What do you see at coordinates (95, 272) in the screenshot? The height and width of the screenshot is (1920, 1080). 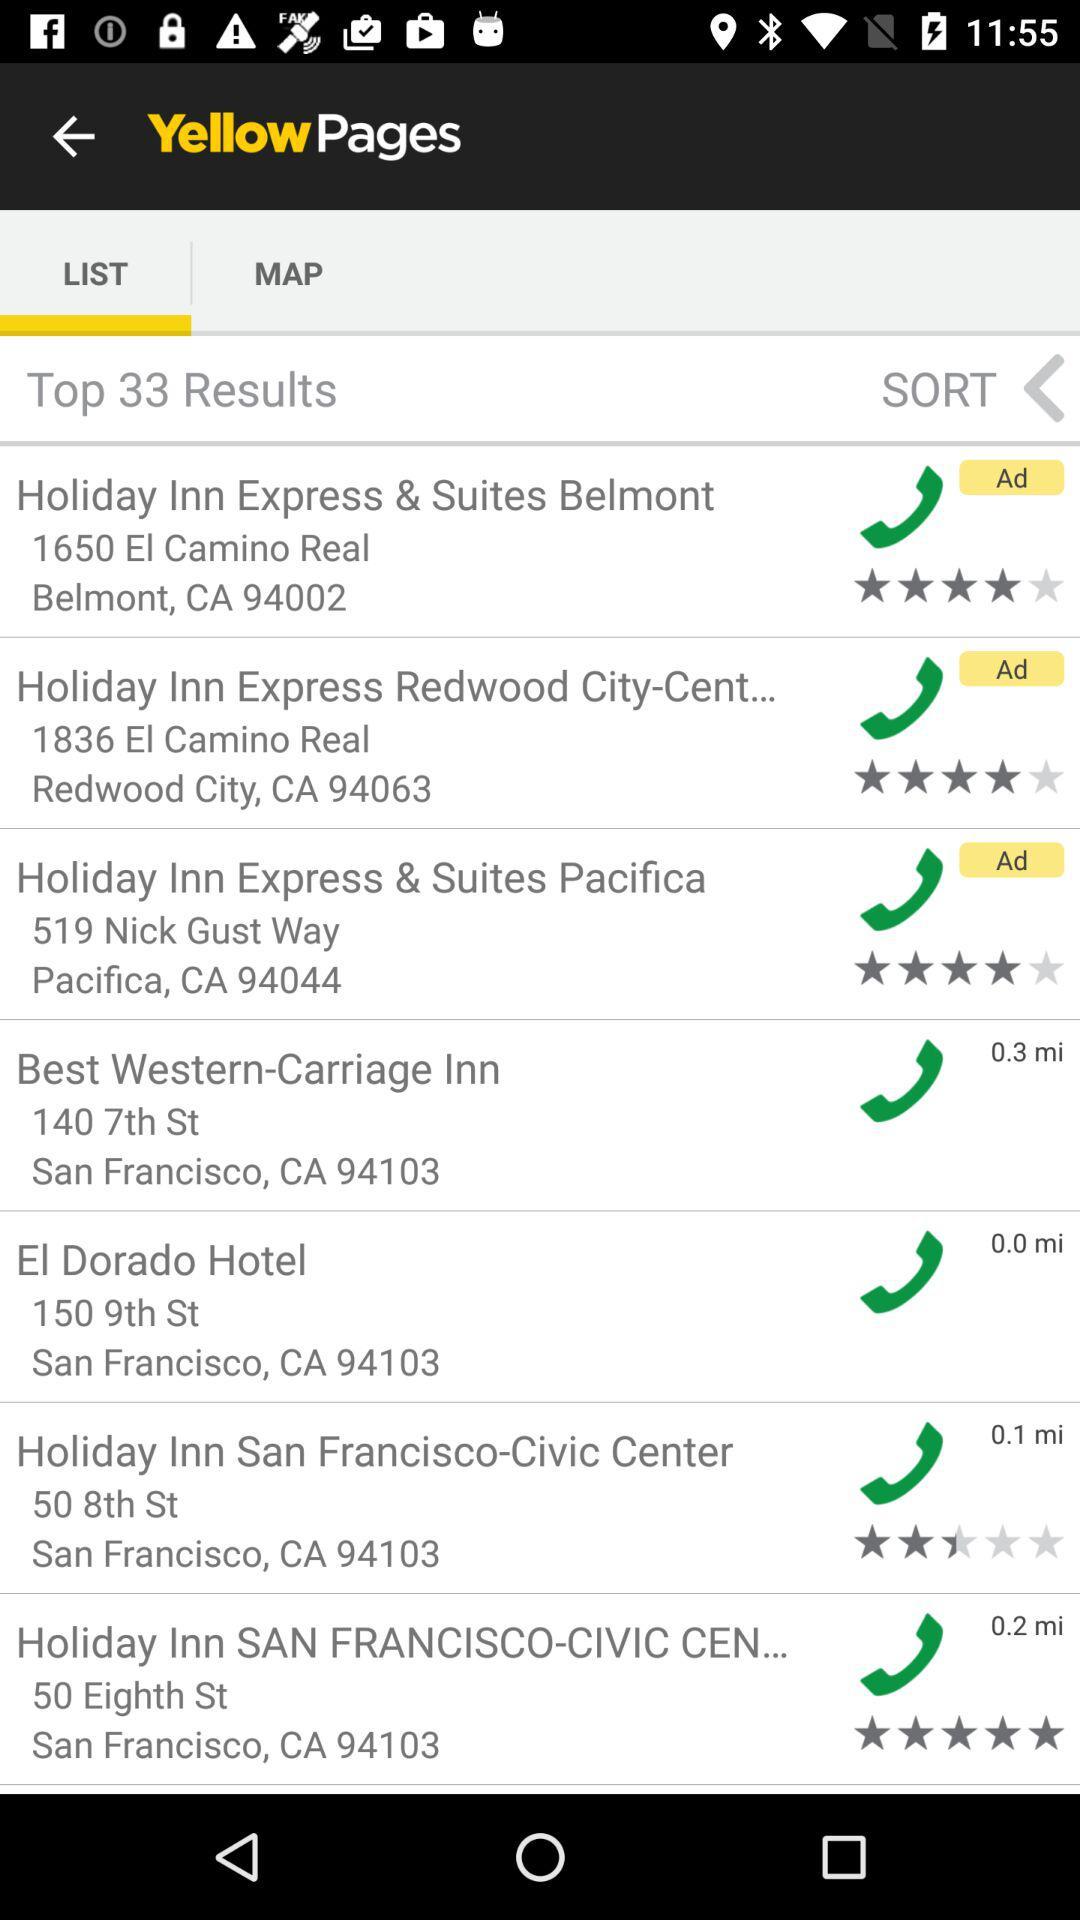 I see `the list` at bounding box center [95, 272].